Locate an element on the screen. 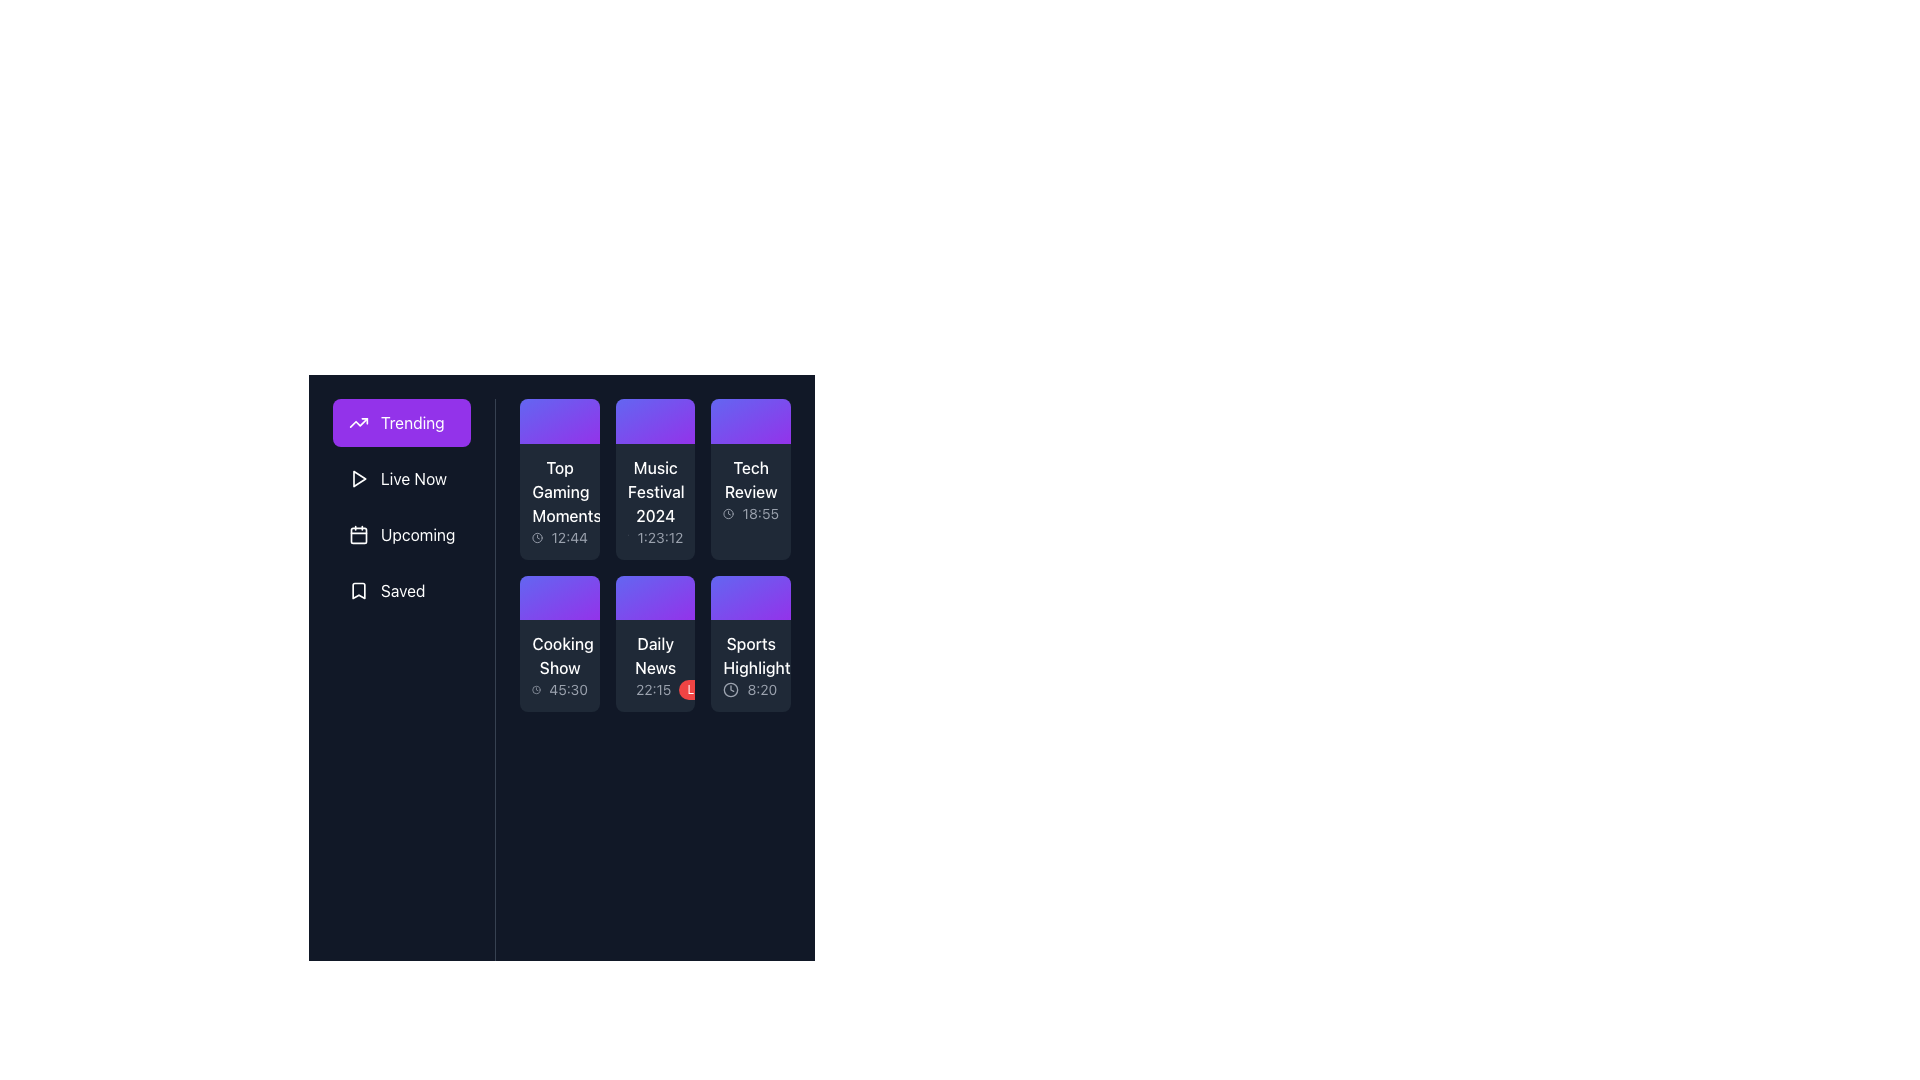 The image size is (1920, 1080). the 'Trending' text label which is styled in bold white font and centered within a purple rectangular button with rounded corners, located in the top-left section of the interface is located at coordinates (411, 422).